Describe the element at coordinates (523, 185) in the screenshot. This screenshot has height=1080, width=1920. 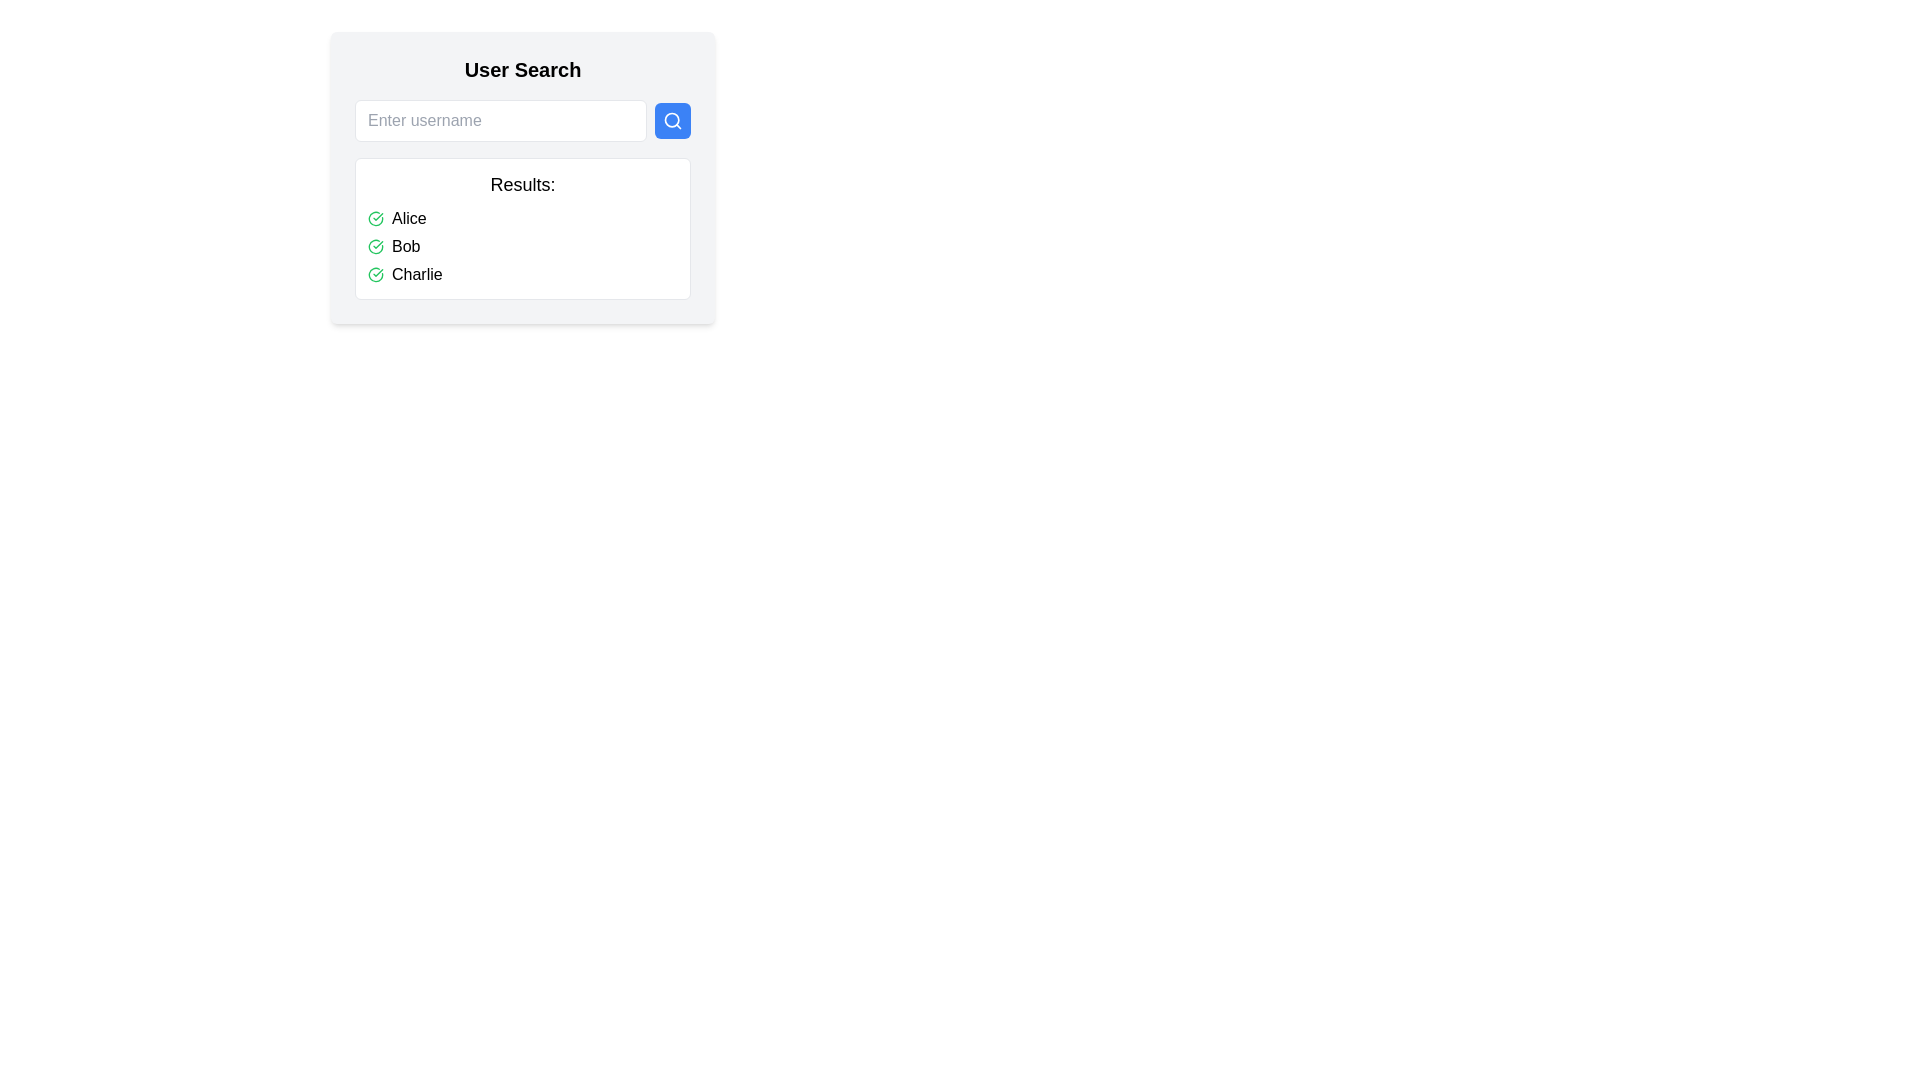
I see `the text label that indicates the search results, located just below the 'User Search' header and the input field, and above the listed user names Alice, Bob, and Charlie` at that location.